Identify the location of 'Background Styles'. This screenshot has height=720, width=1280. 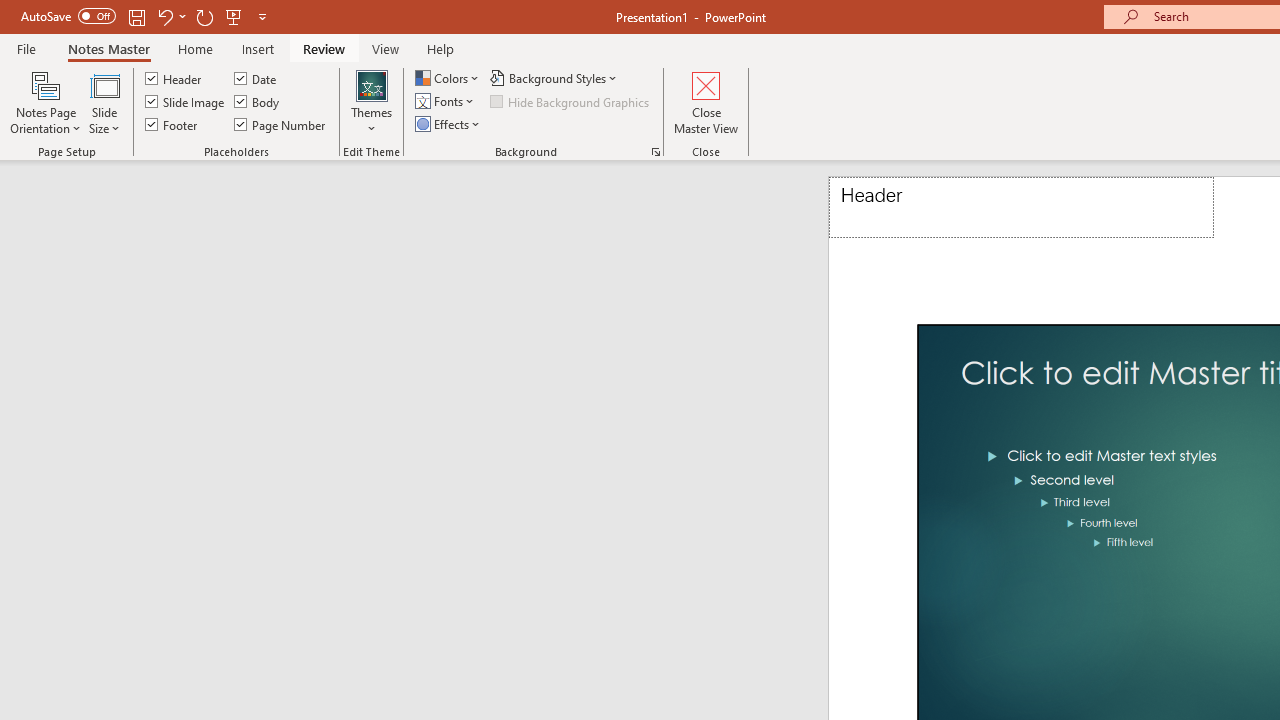
(555, 77).